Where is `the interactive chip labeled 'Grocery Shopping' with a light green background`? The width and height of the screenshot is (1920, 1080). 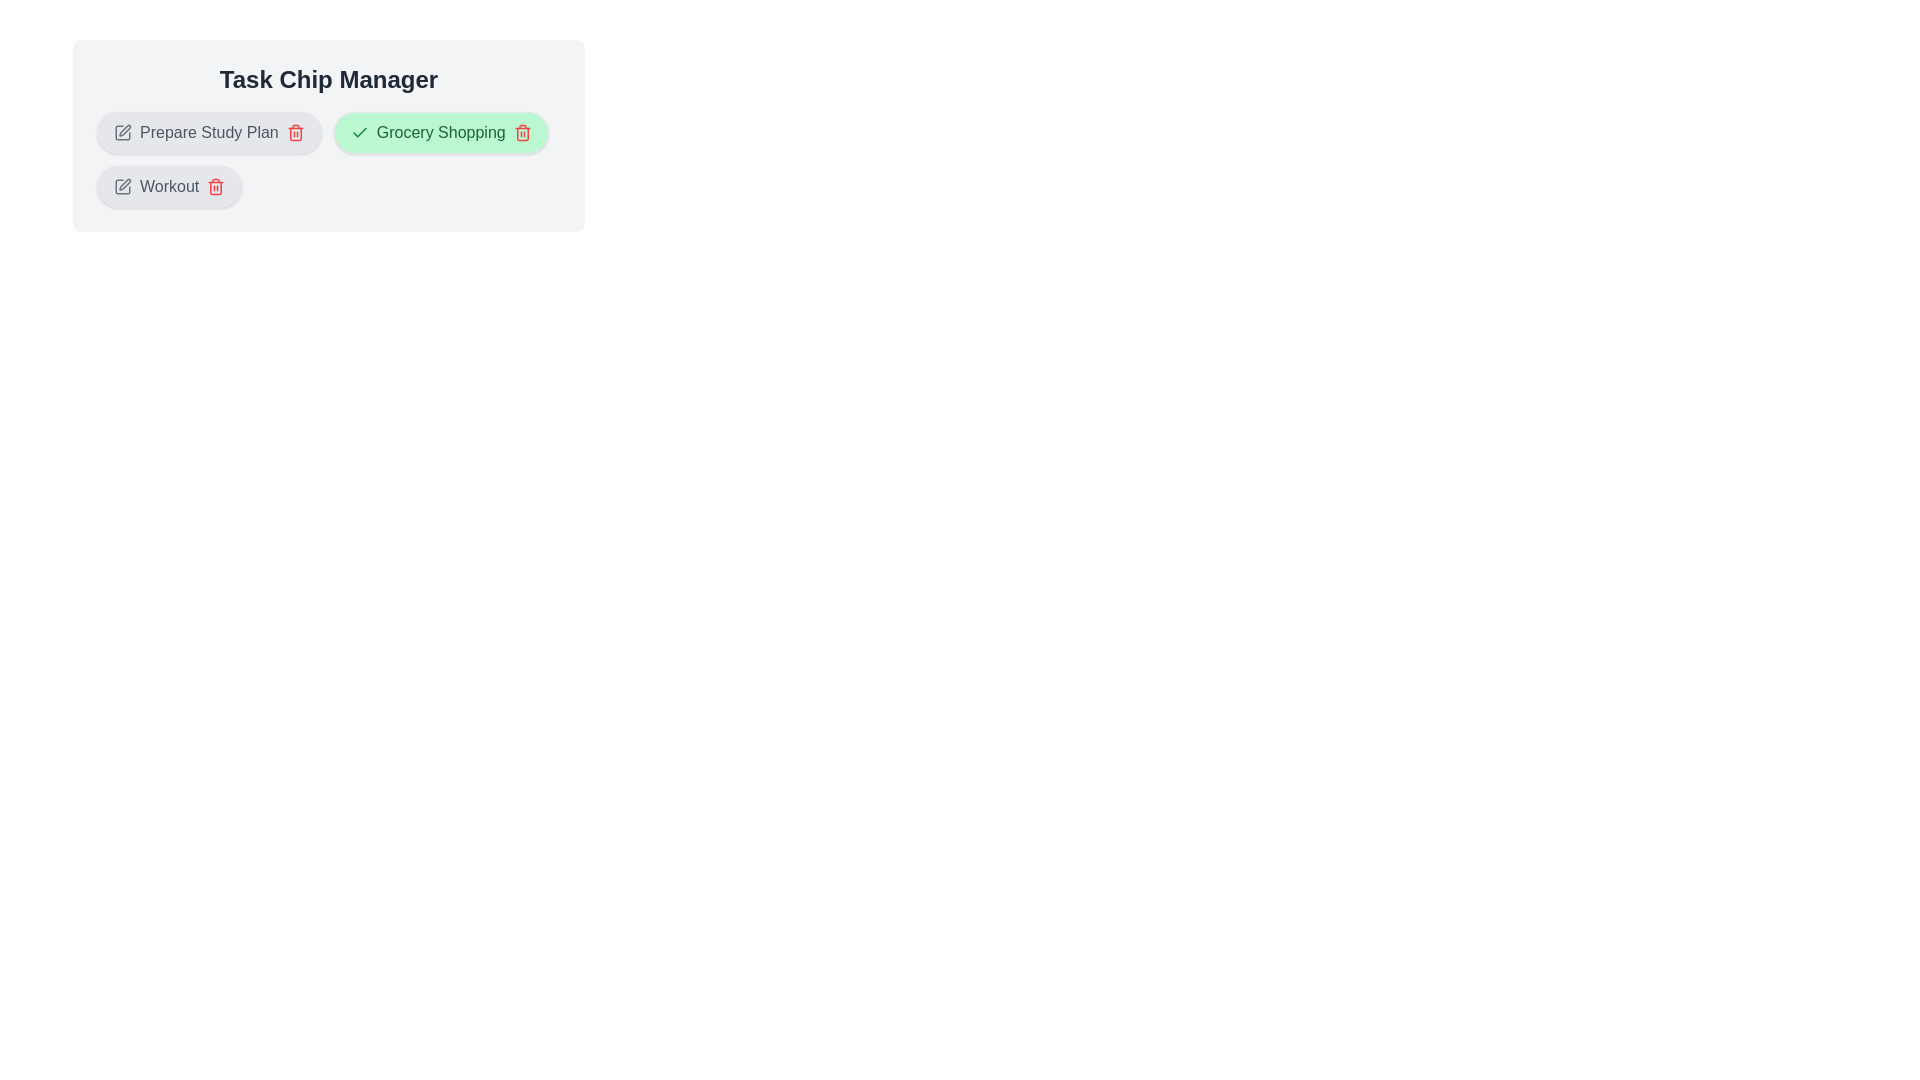
the interactive chip labeled 'Grocery Shopping' with a light green background is located at coordinates (440, 132).